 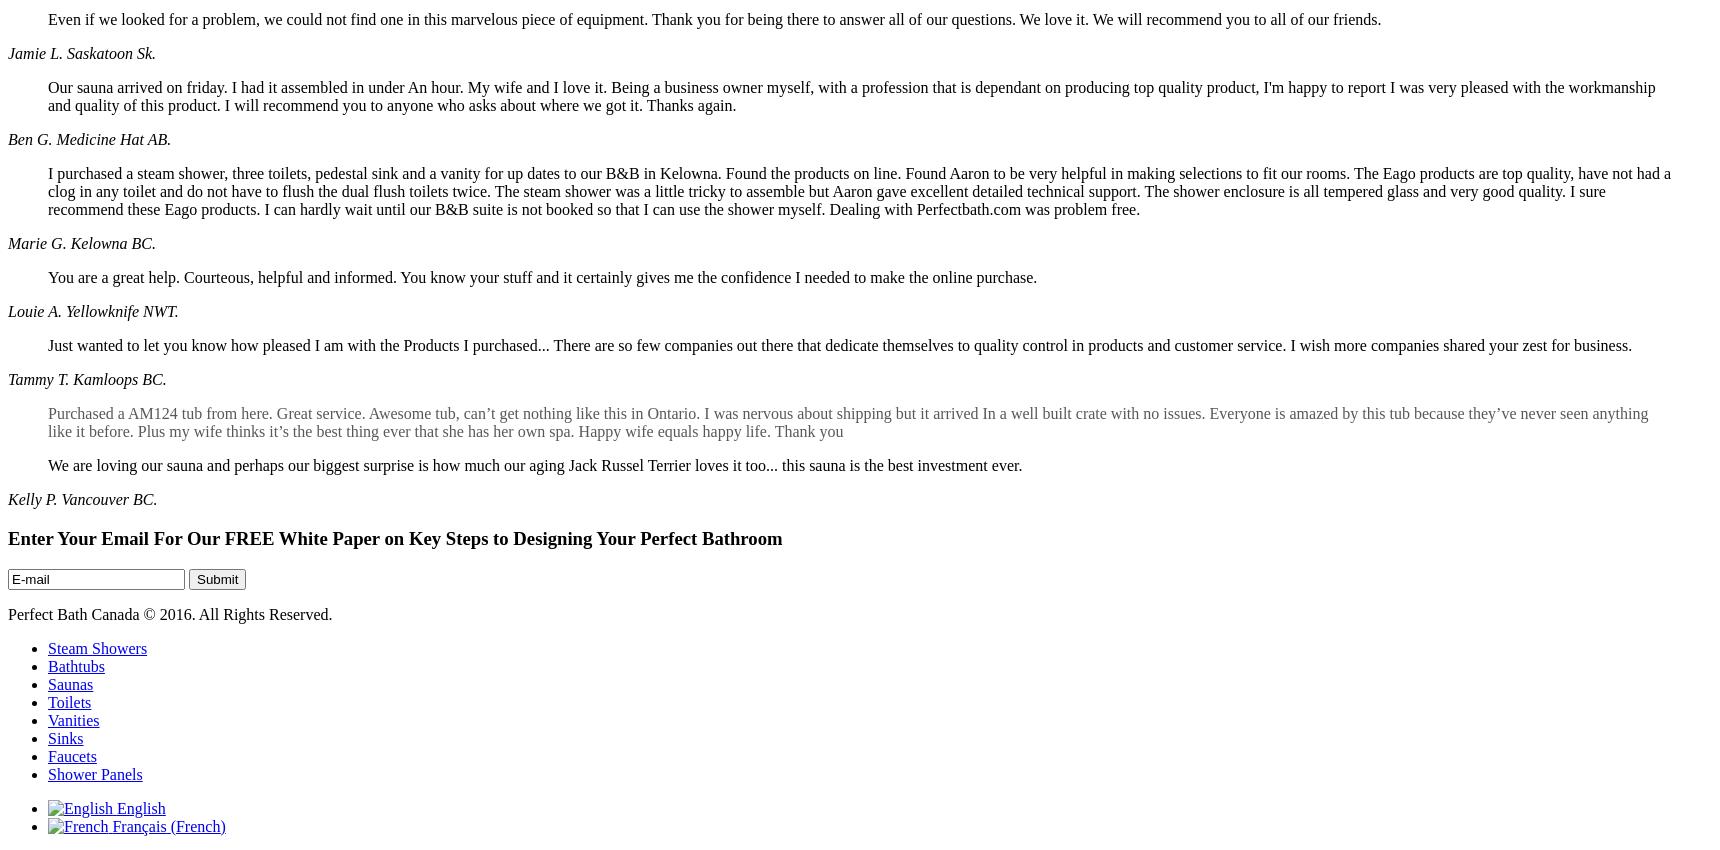 I want to click on 'Toilets', so click(x=68, y=700).